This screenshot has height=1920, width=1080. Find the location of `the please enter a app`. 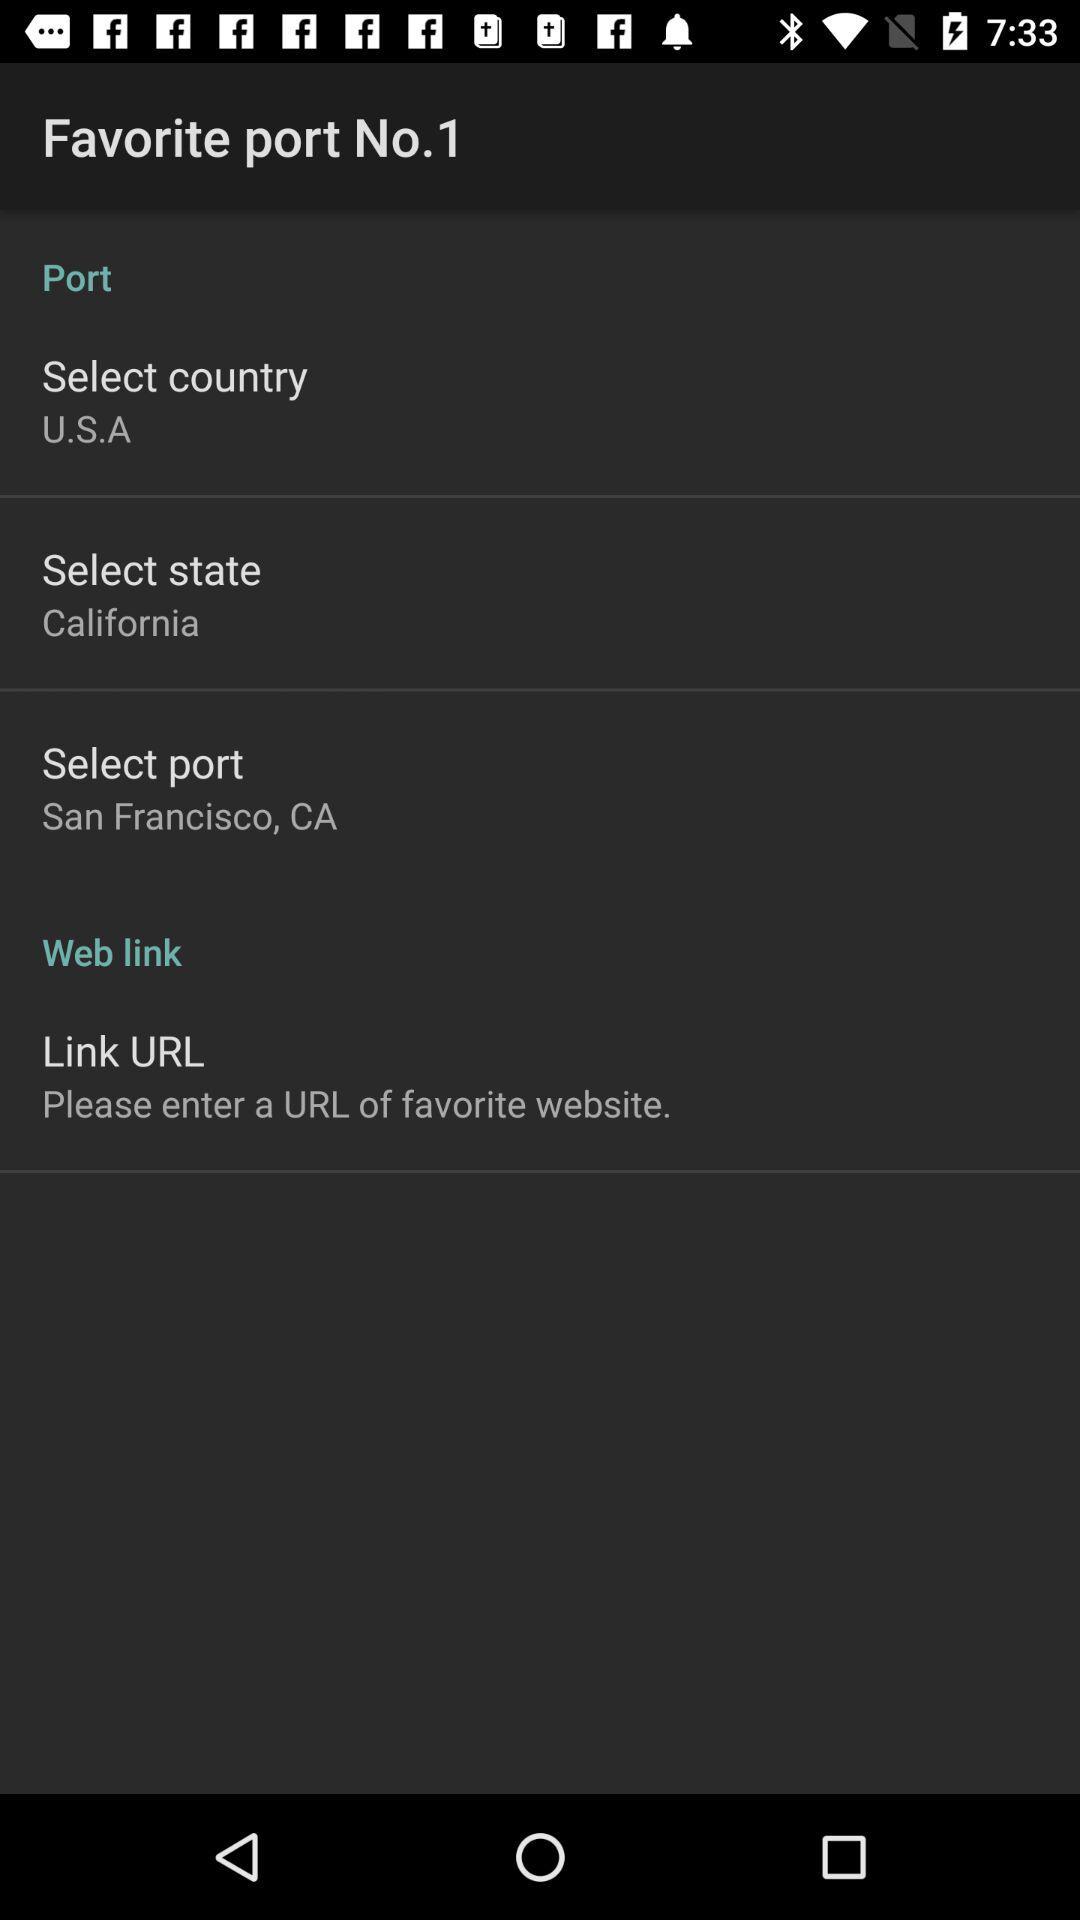

the please enter a app is located at coordinates (356, 1102).